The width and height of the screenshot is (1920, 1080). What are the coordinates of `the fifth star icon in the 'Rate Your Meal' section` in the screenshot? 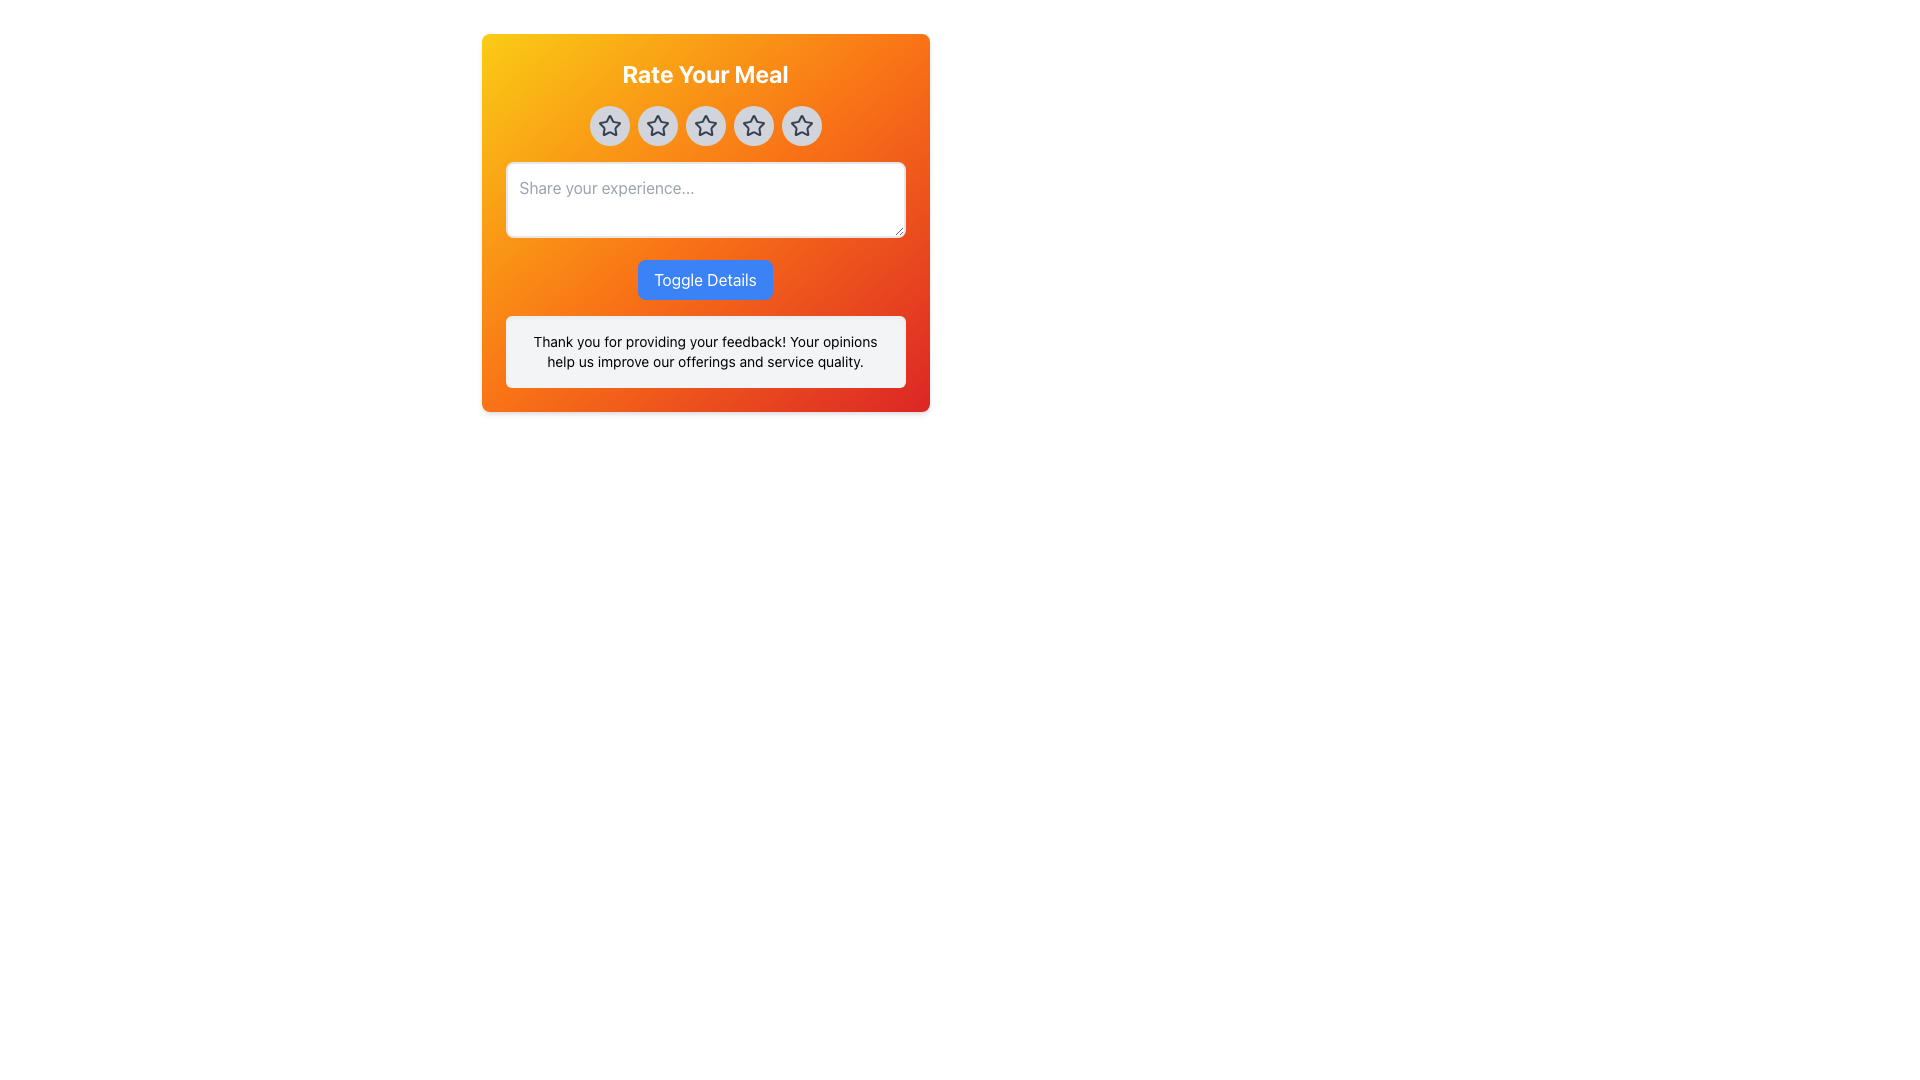 It's located at (801, 125).